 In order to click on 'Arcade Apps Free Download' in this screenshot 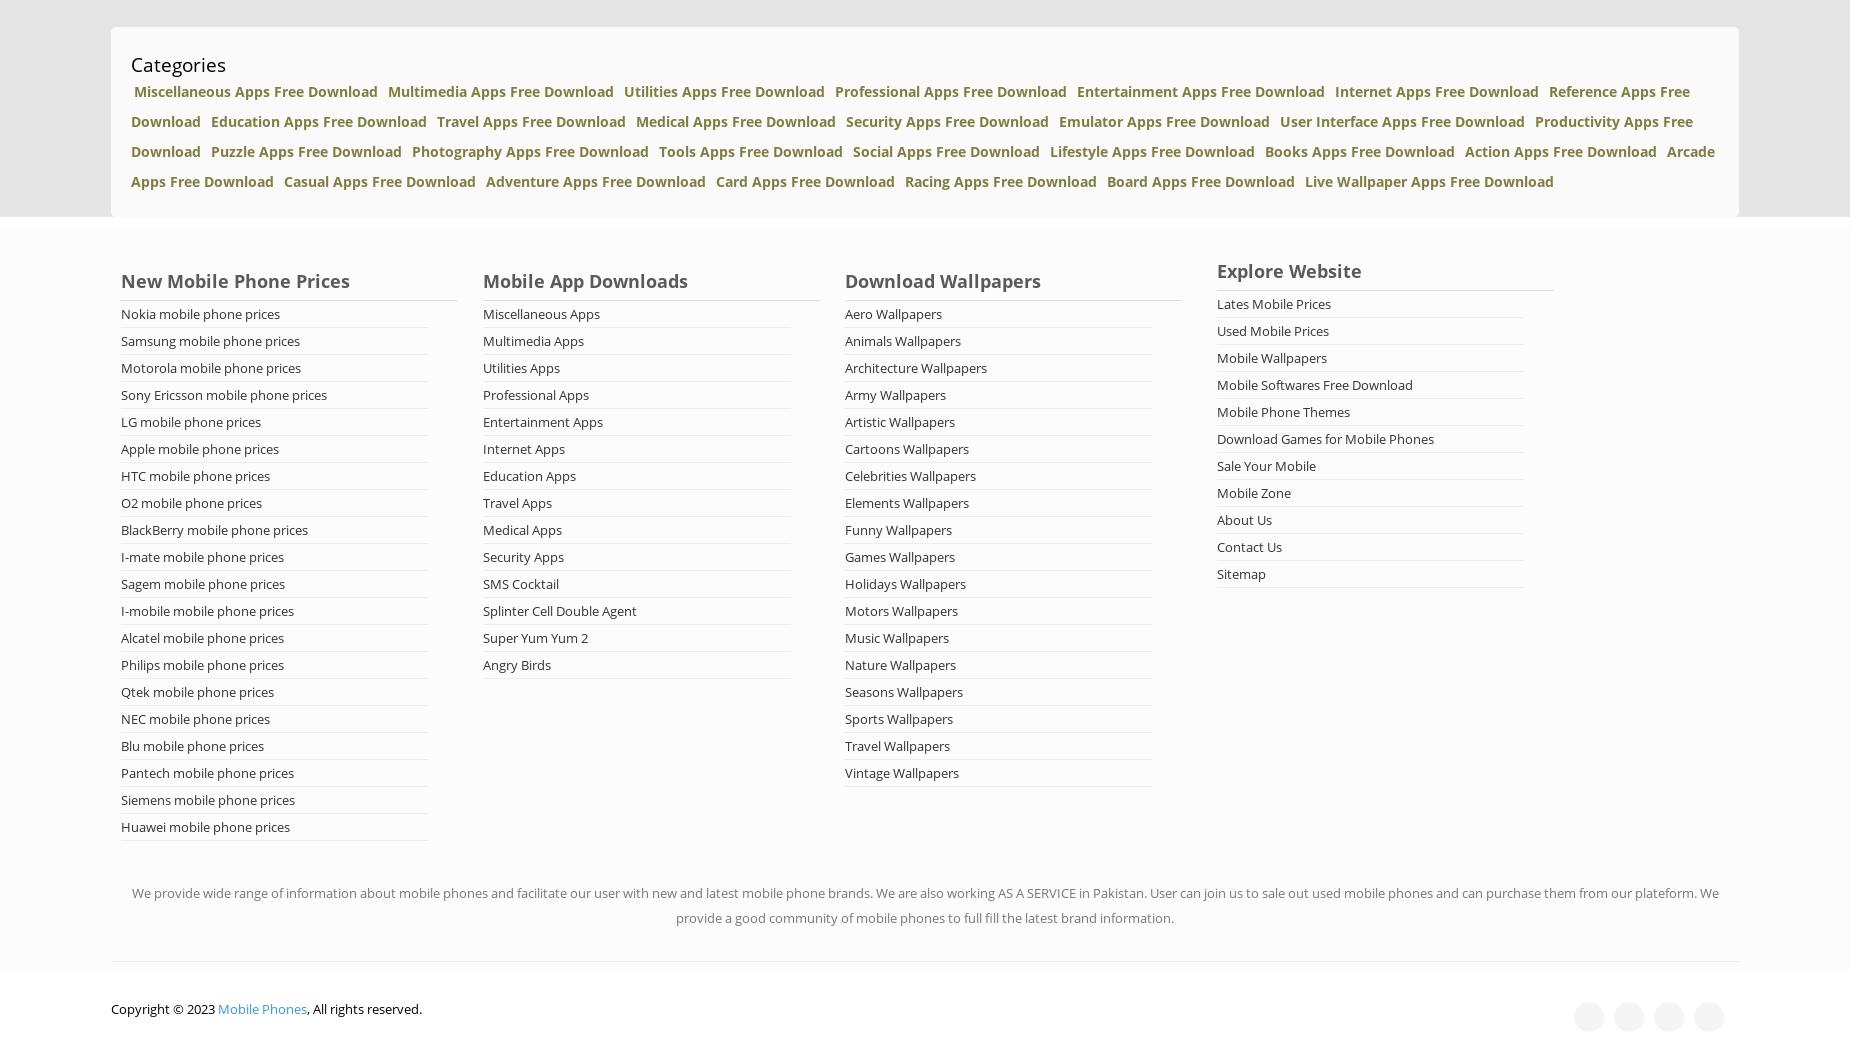, I will do `click(129, 166)`.